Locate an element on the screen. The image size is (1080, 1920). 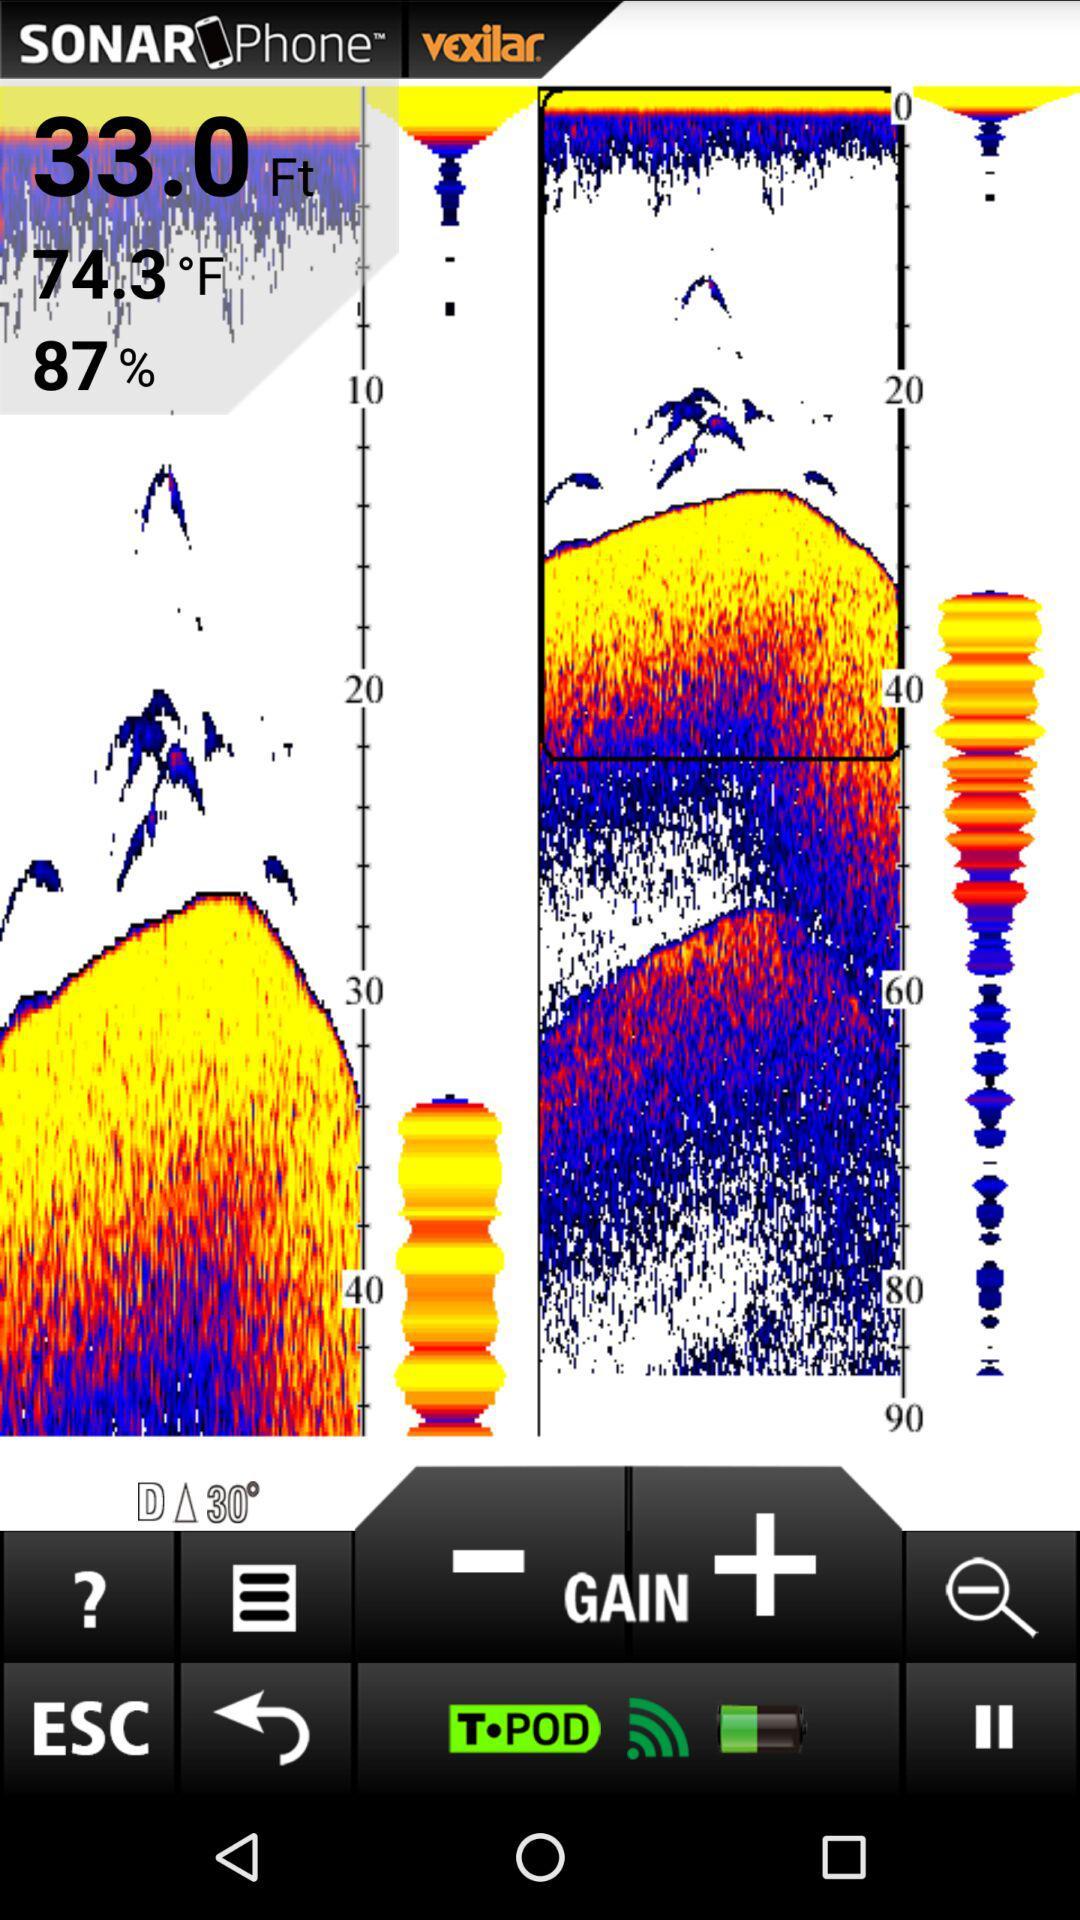
previous is located at coordinates (264, 1727).